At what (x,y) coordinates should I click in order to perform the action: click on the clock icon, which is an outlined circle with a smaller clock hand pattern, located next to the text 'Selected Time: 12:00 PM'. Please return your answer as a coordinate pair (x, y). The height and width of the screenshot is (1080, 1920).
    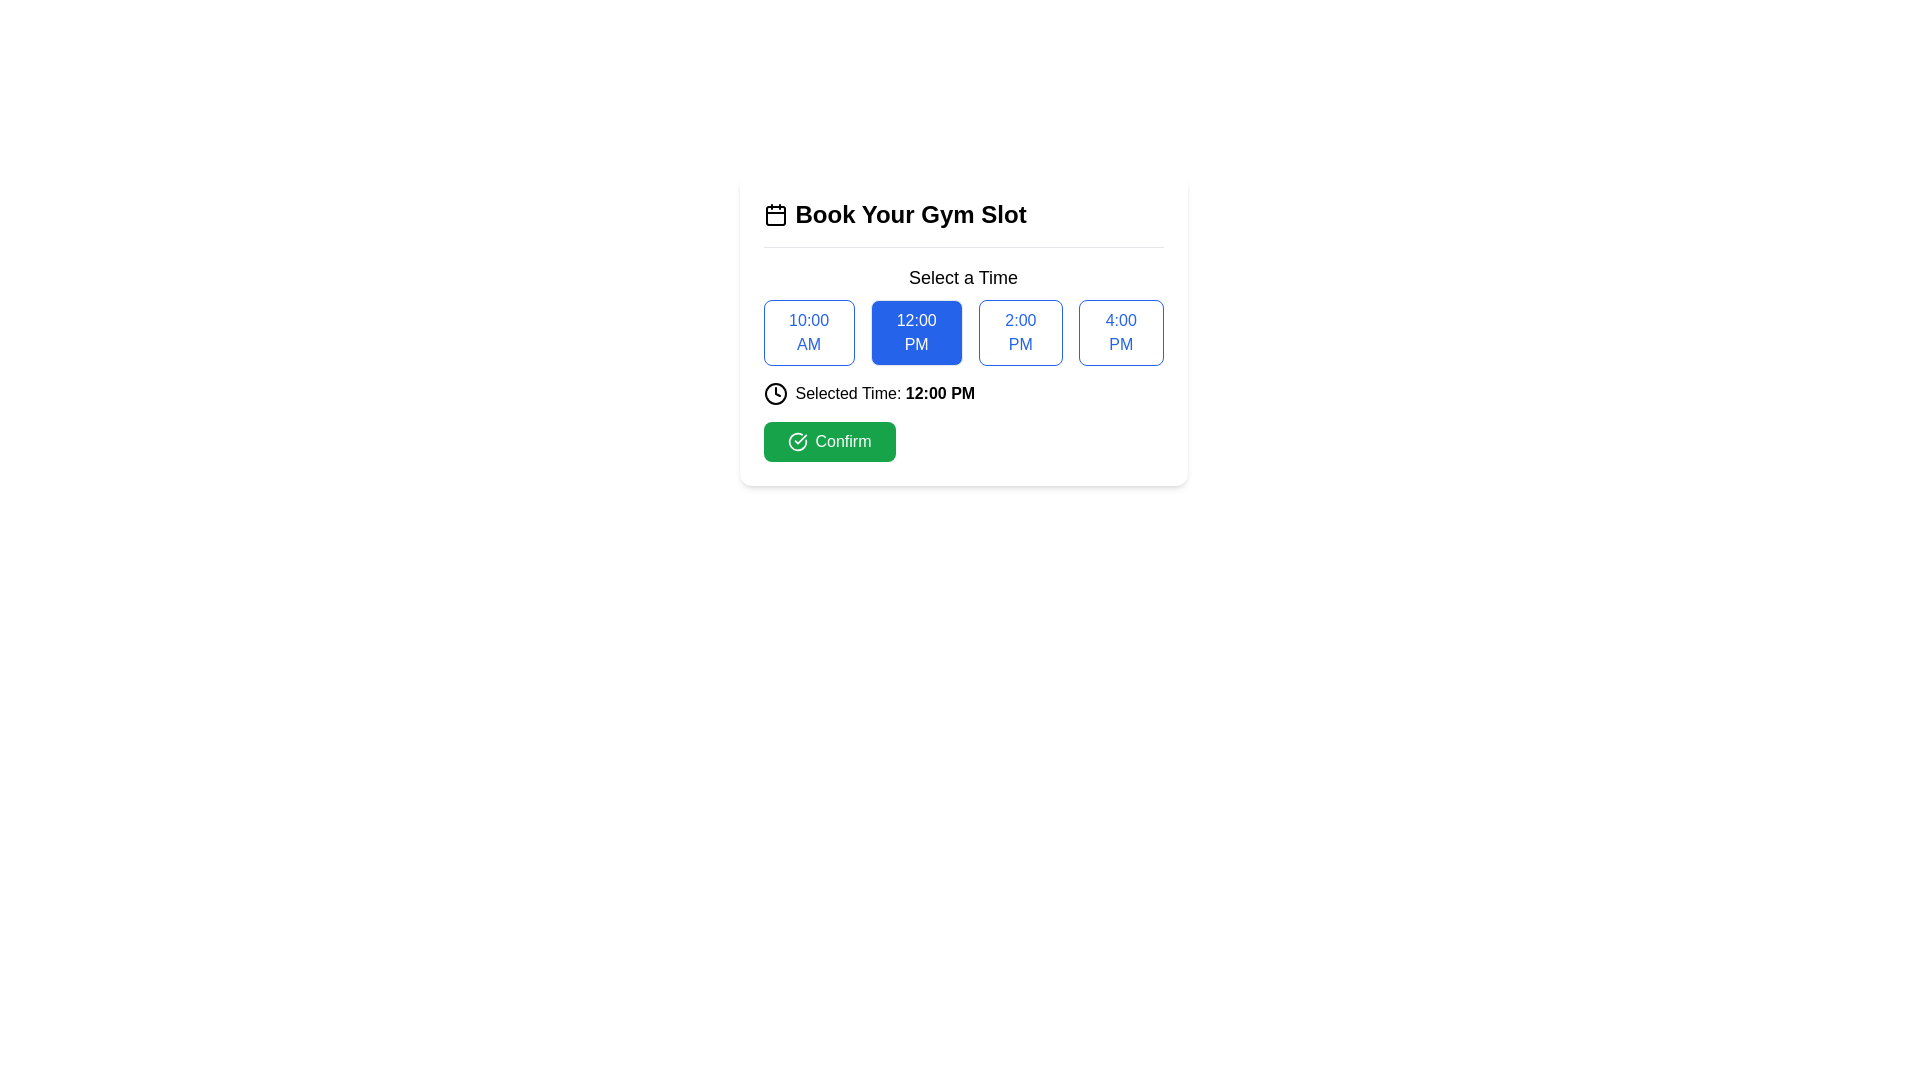
    Looking at the image, I should click on (774, 393).